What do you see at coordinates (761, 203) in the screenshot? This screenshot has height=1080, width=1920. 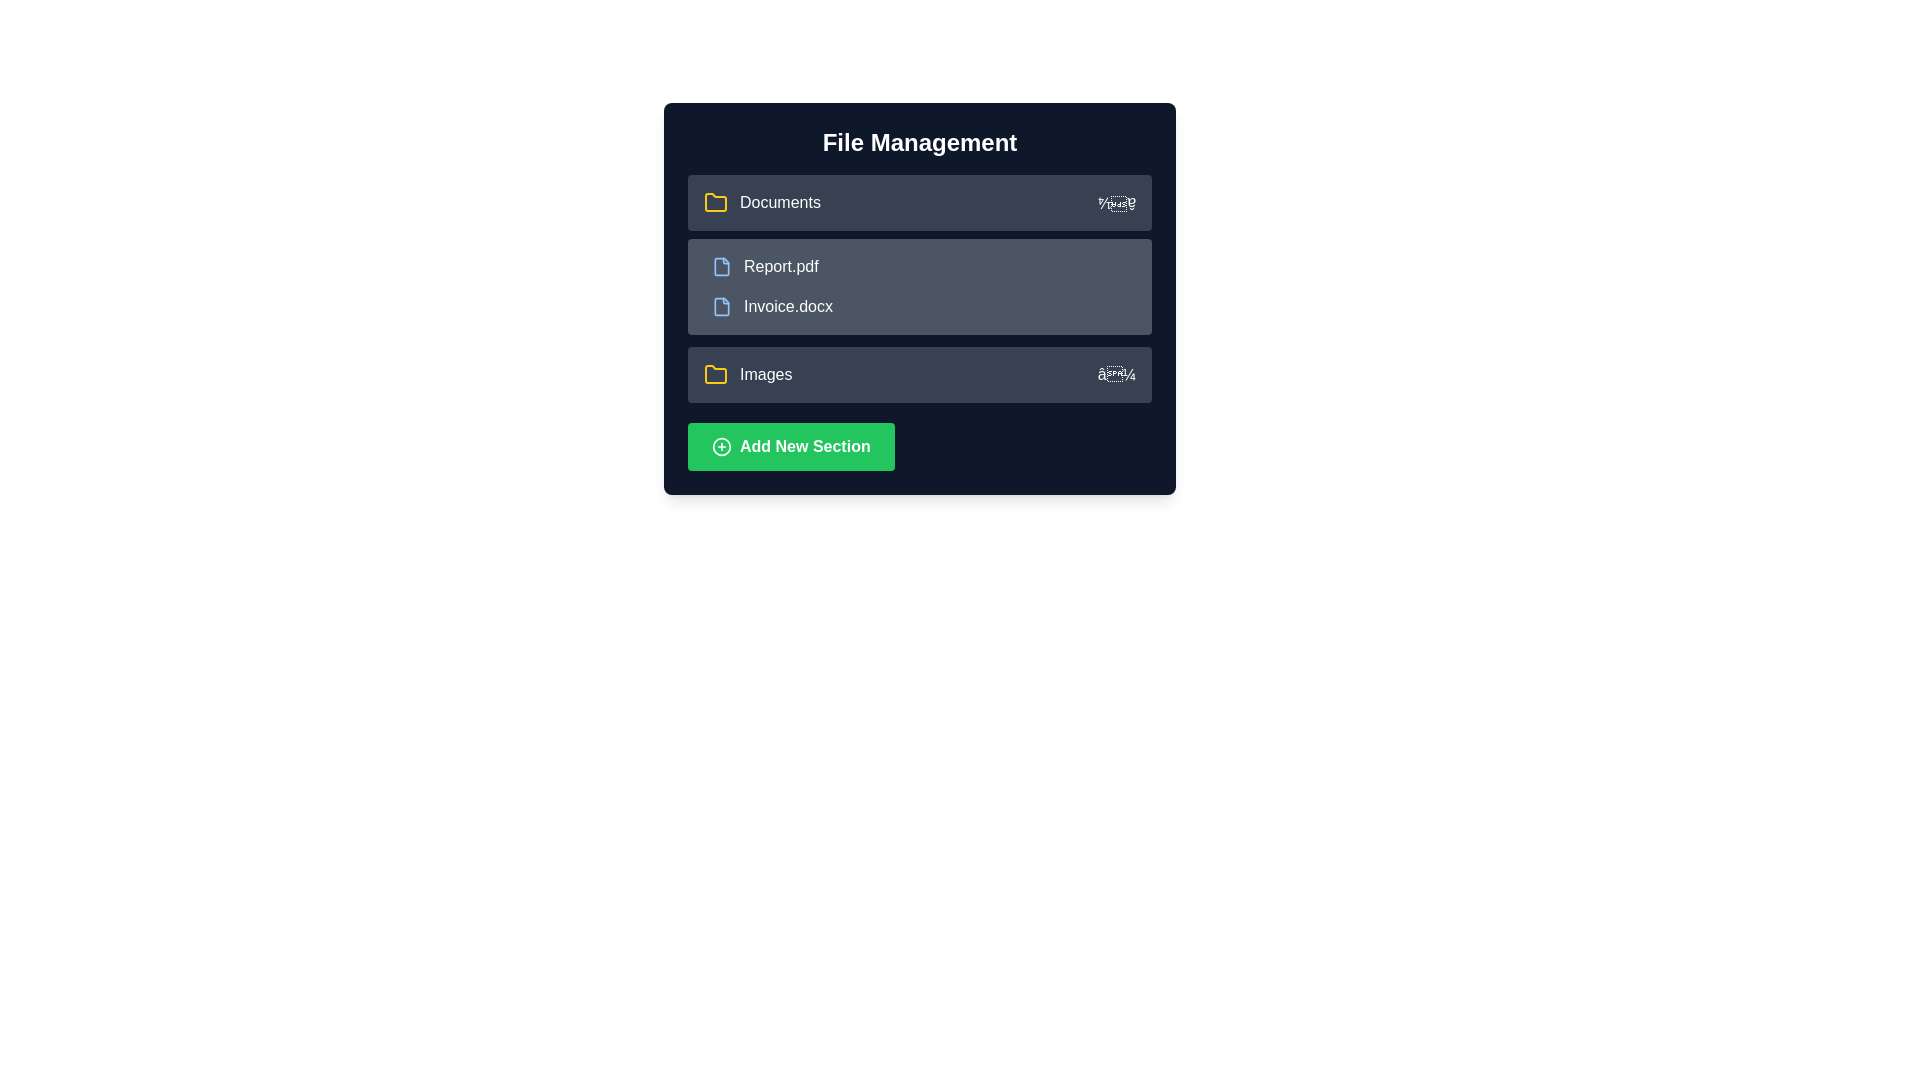 I see `the folder icon adjacent to the text 'Documents'` at bounding box center [761, 203].